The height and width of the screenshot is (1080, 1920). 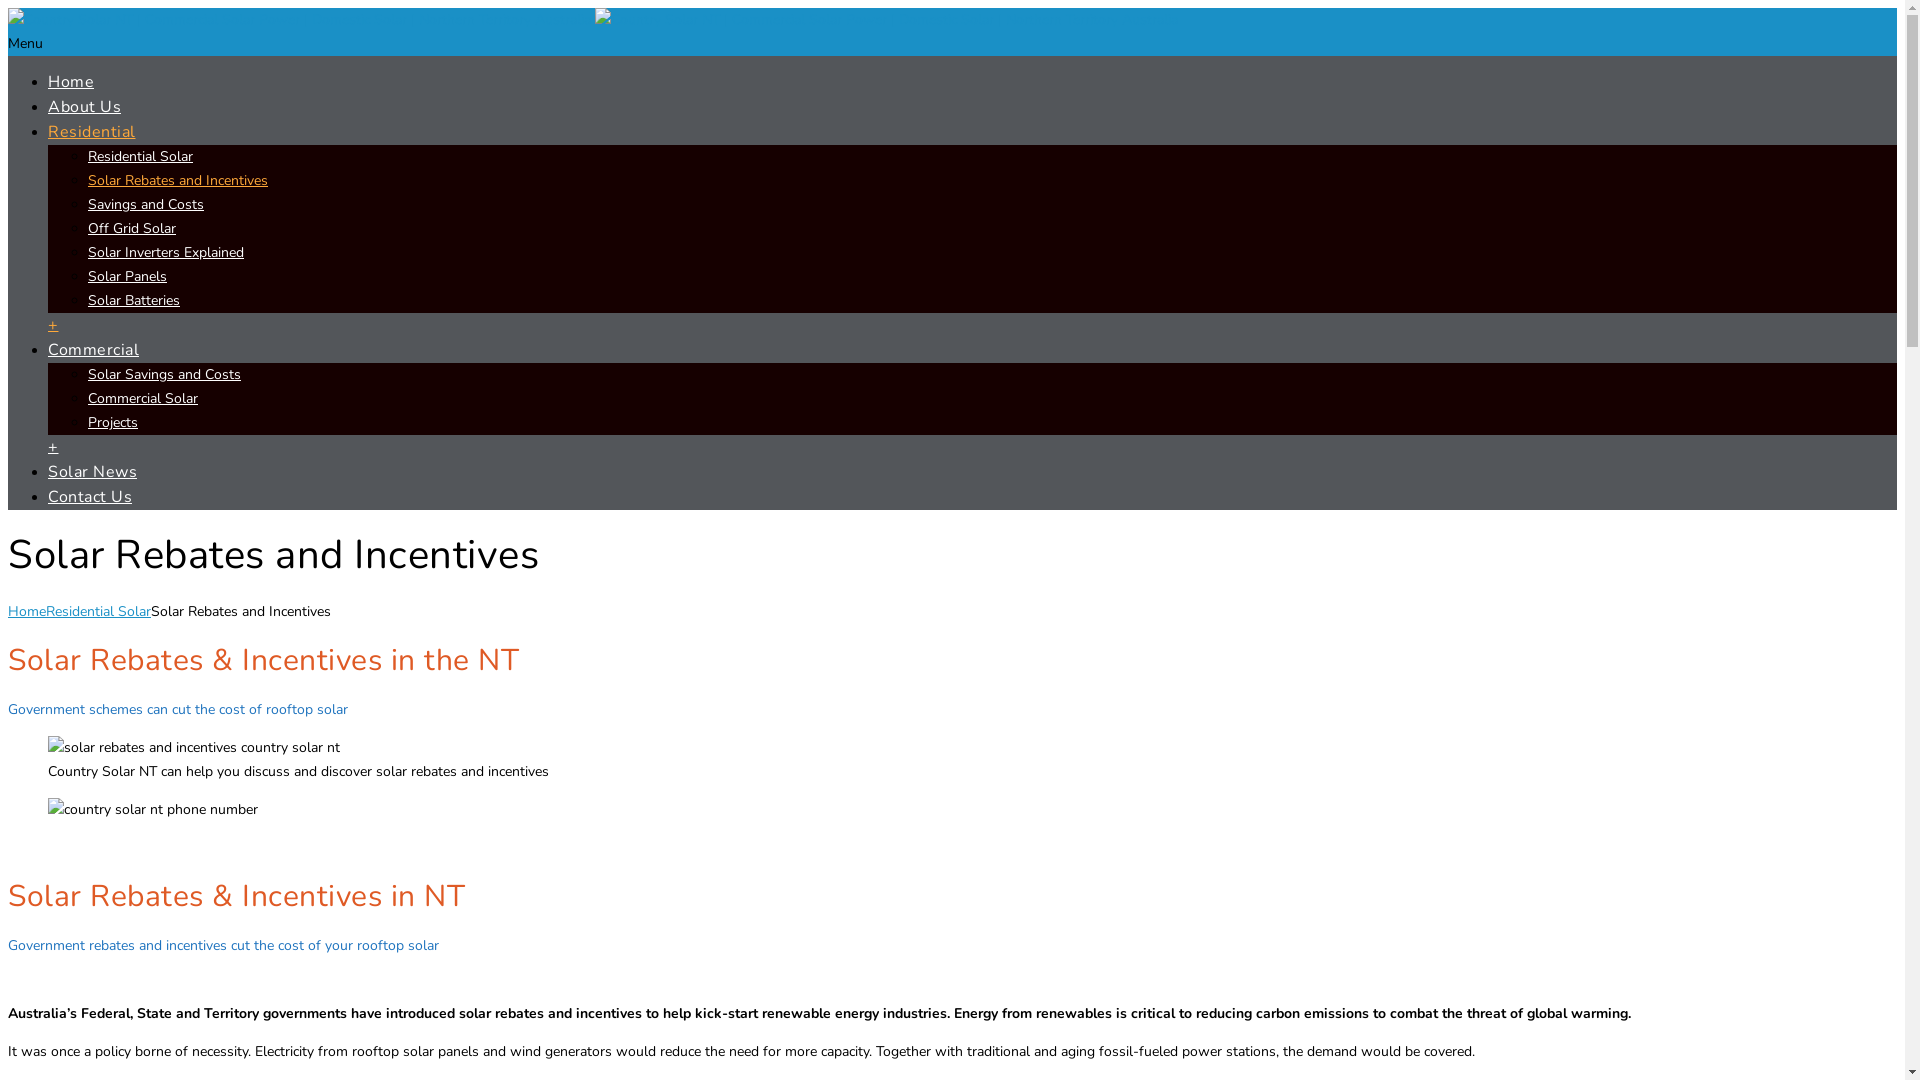 What do you see at coordinates (166, 251) in the screenshot?
I see `'Solar Inverters Explained'` at bounding box center [166, 251].